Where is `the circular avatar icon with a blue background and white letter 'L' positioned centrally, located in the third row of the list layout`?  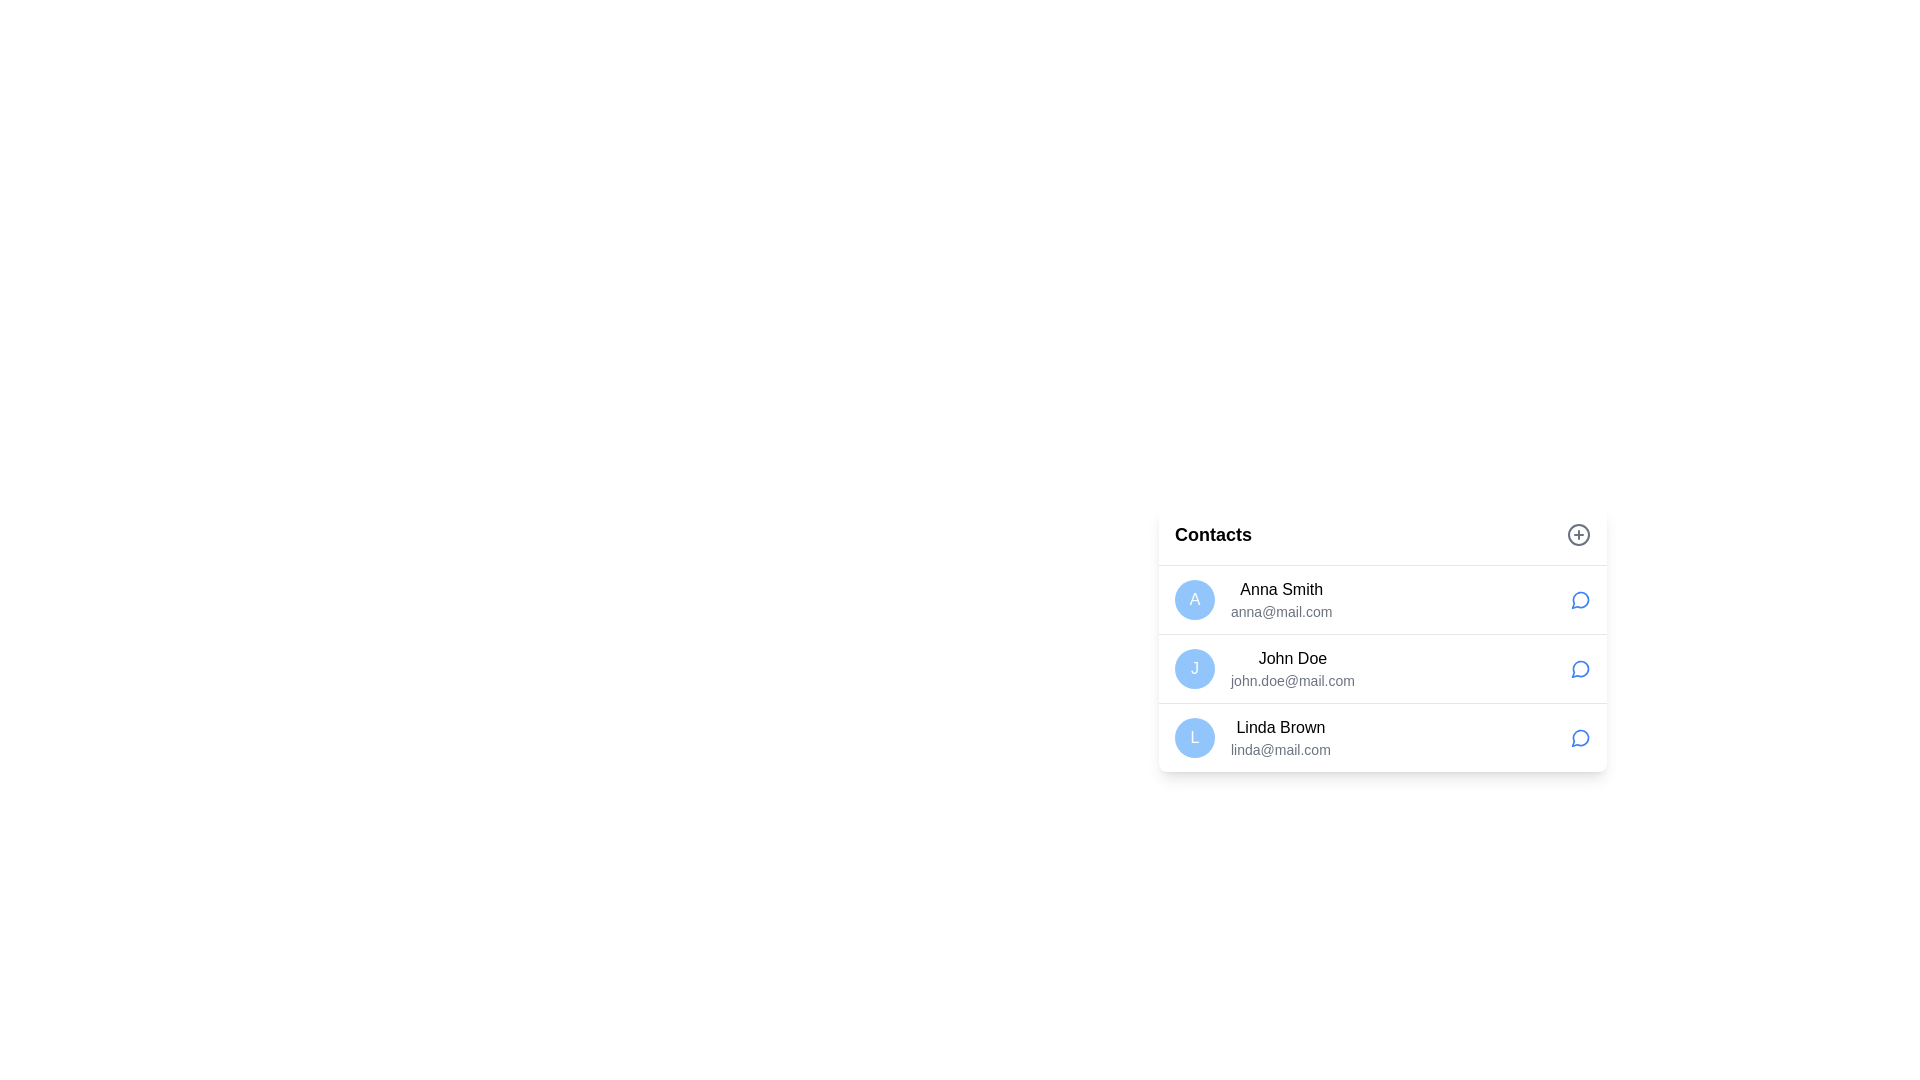 the circular avatar icon with a blue background and white letter 'L' positioned centrally, located in the third row of the list layout is located at coordinates (1195, 737).